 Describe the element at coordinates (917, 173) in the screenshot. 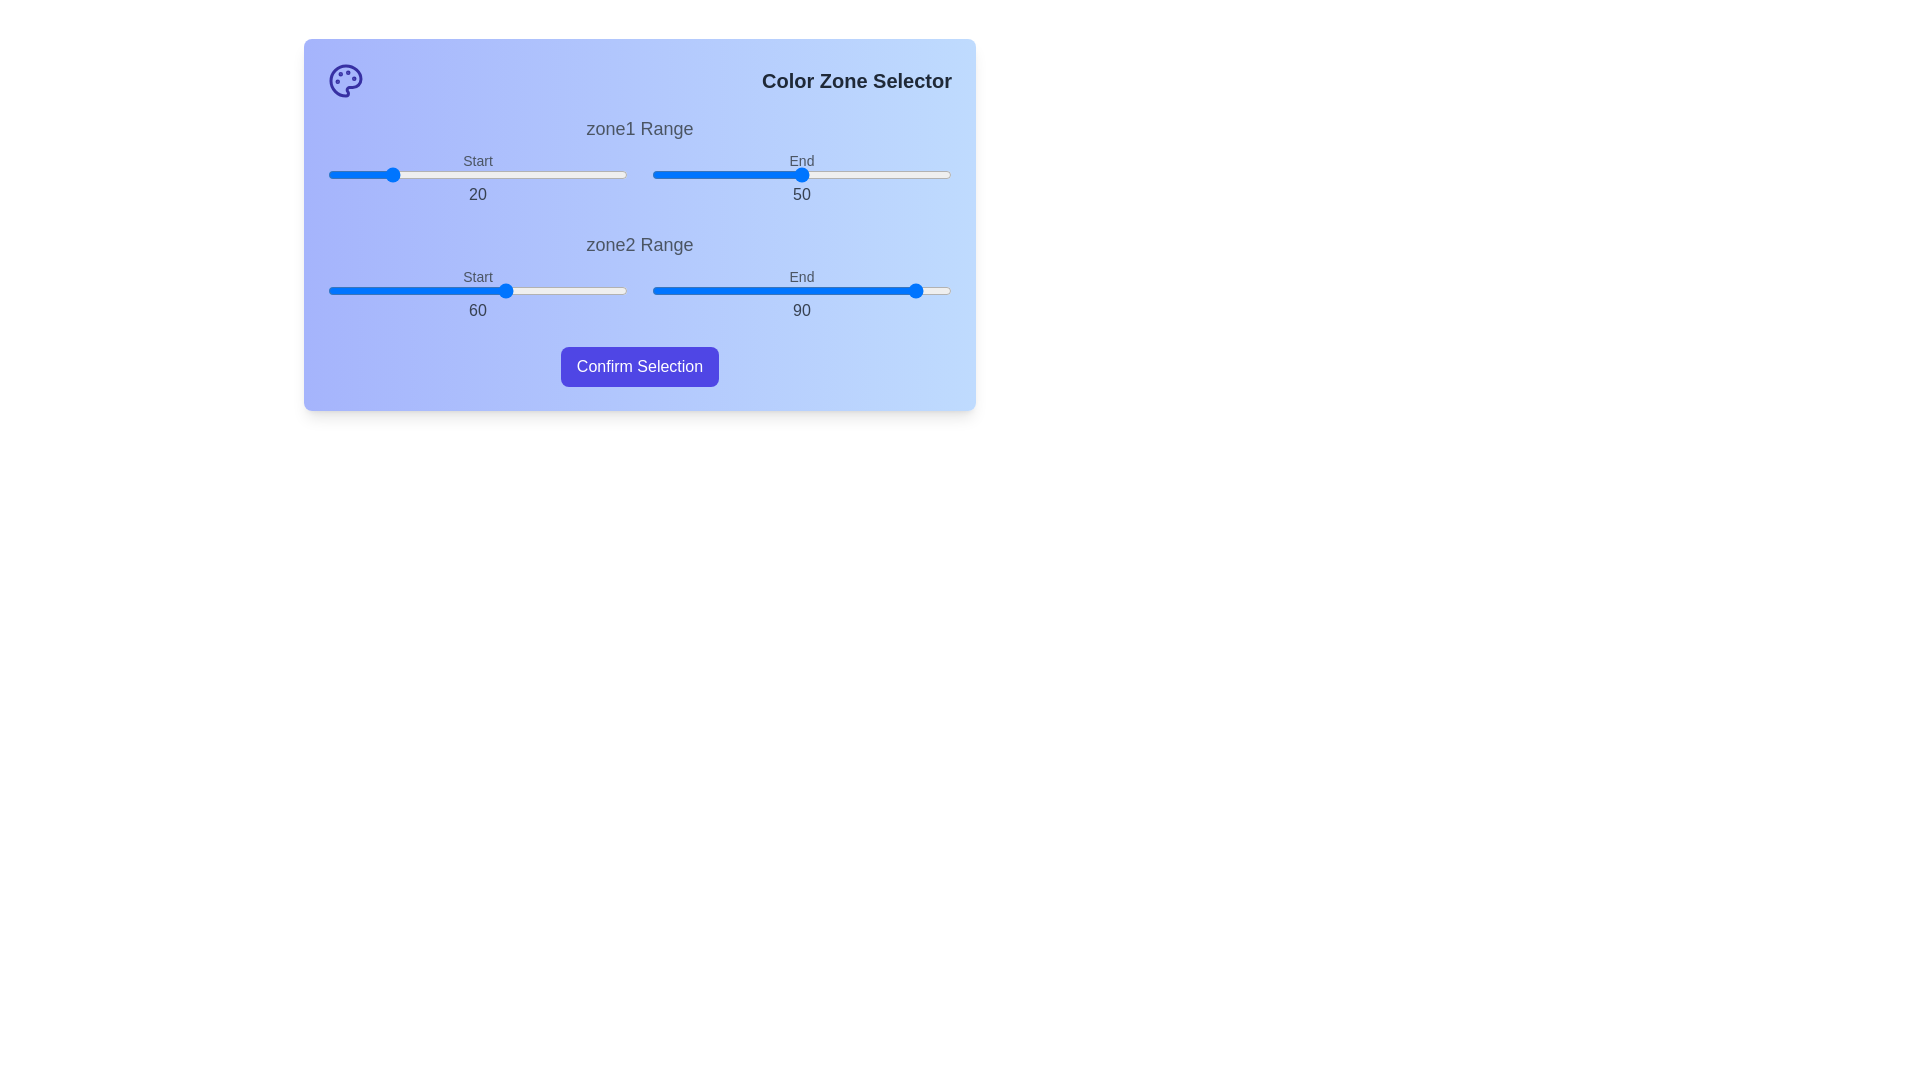

I see `the end range slider for zone1 to 89` at that location.